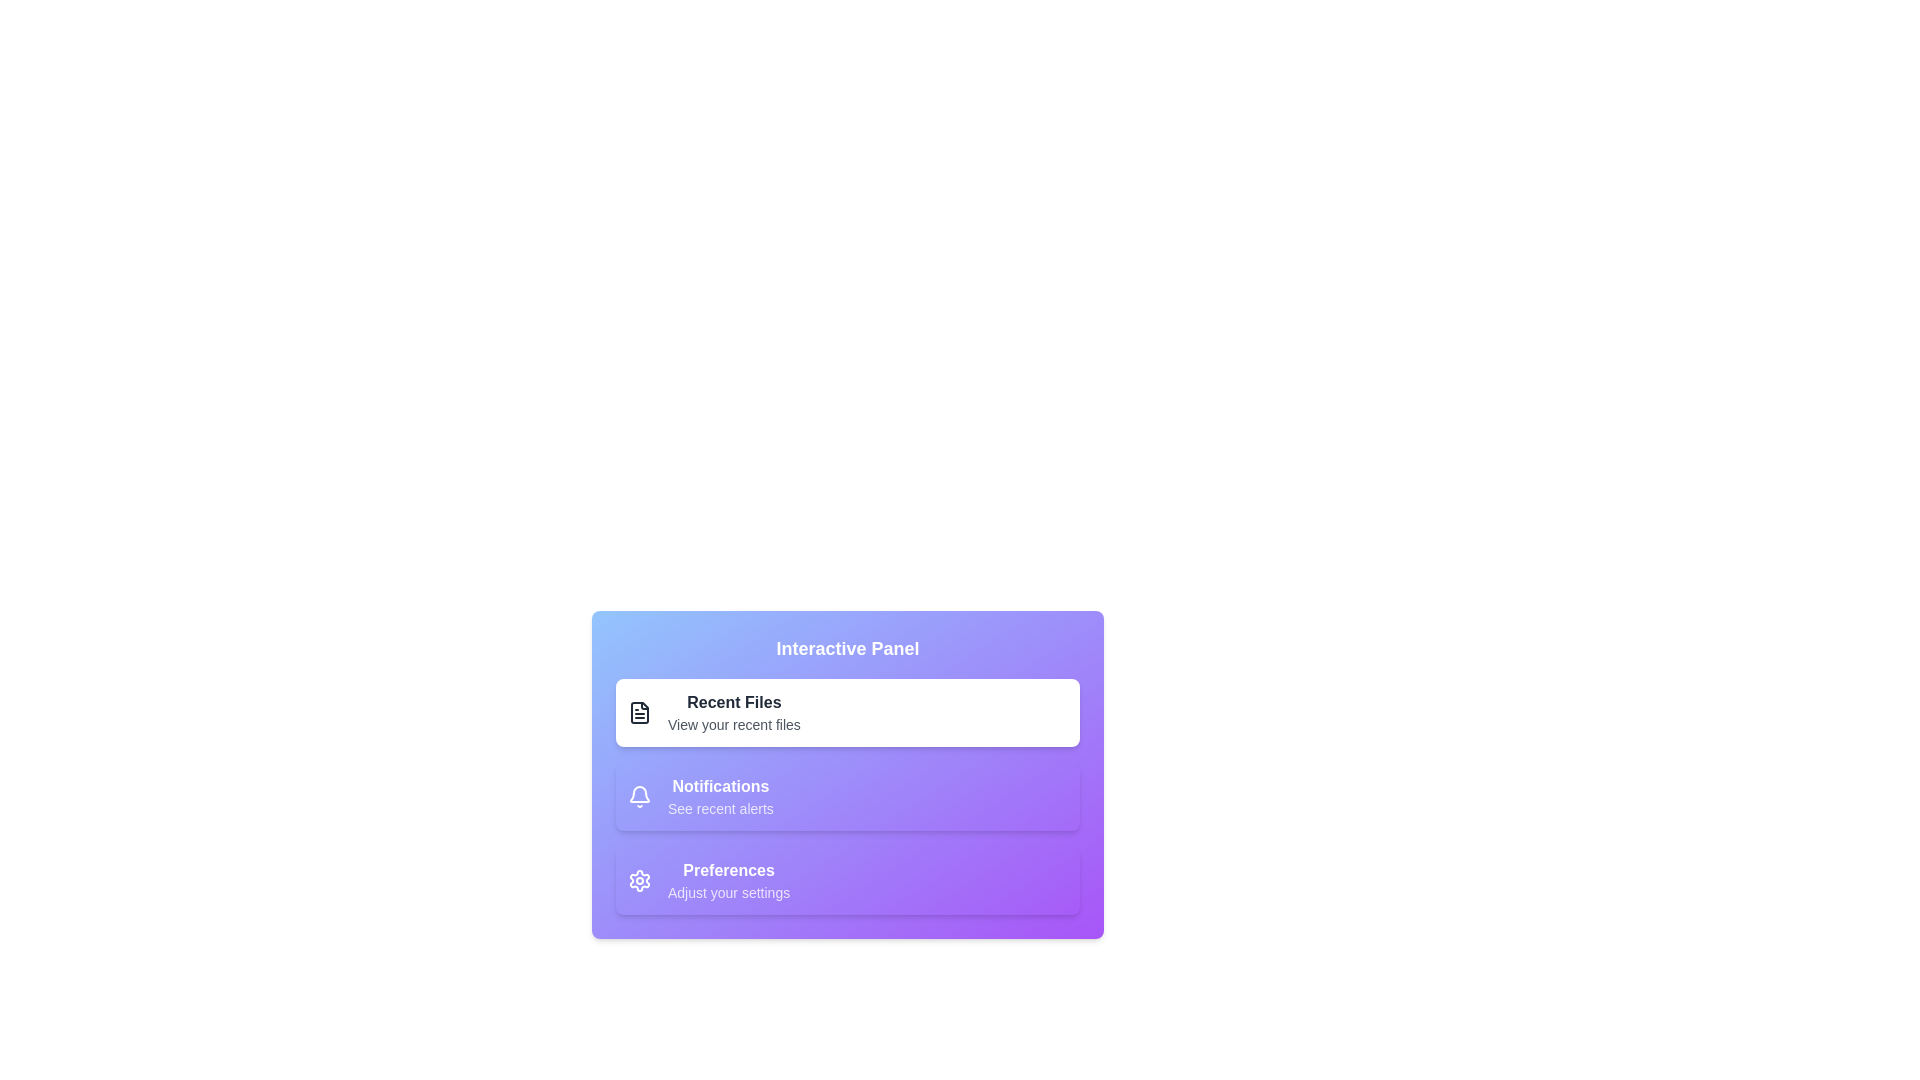  What do you see at coordinates (848, 879) in the screenshot?
I see `the section Preferences by clicking on its area` at bounding box center [848, 879].